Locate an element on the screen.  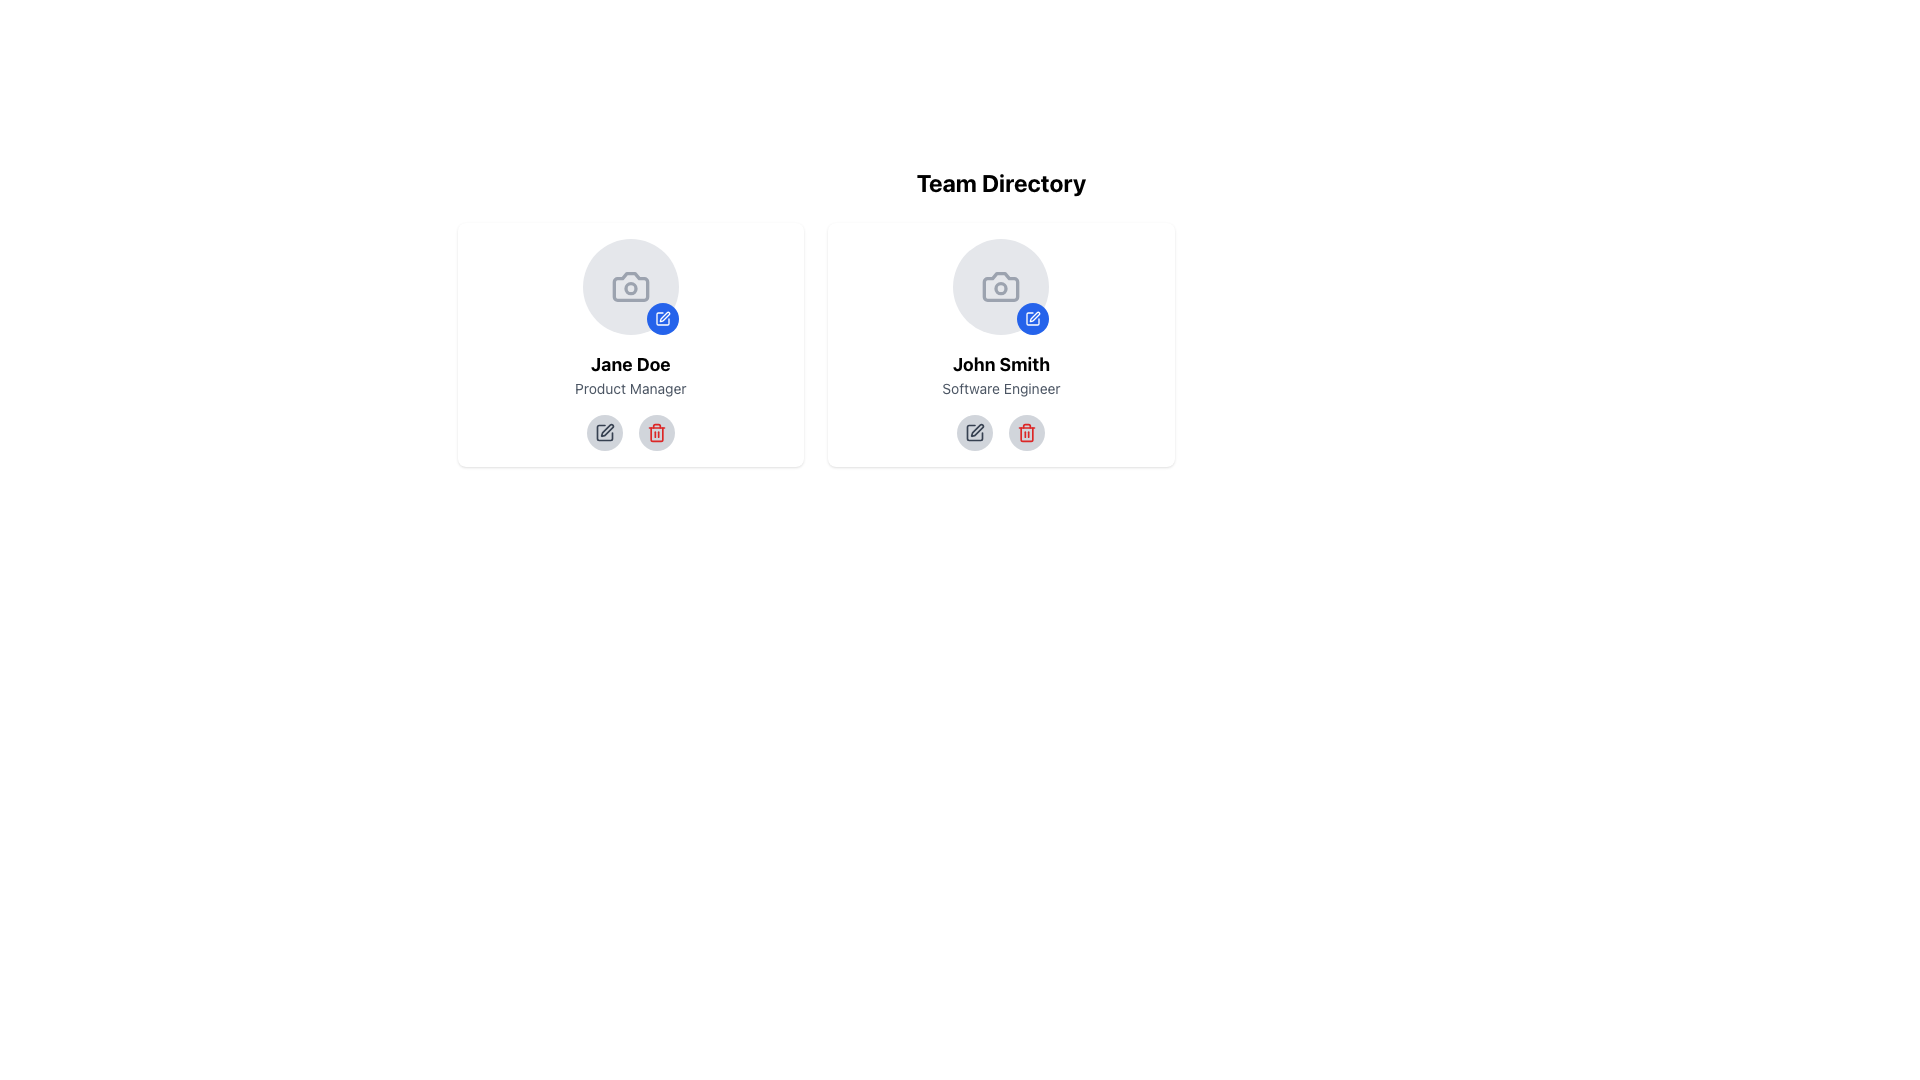
the blue square button with a raised pen symbol in the top-right corner of Jane Doe's profile card is located at coordinates (662, 318).